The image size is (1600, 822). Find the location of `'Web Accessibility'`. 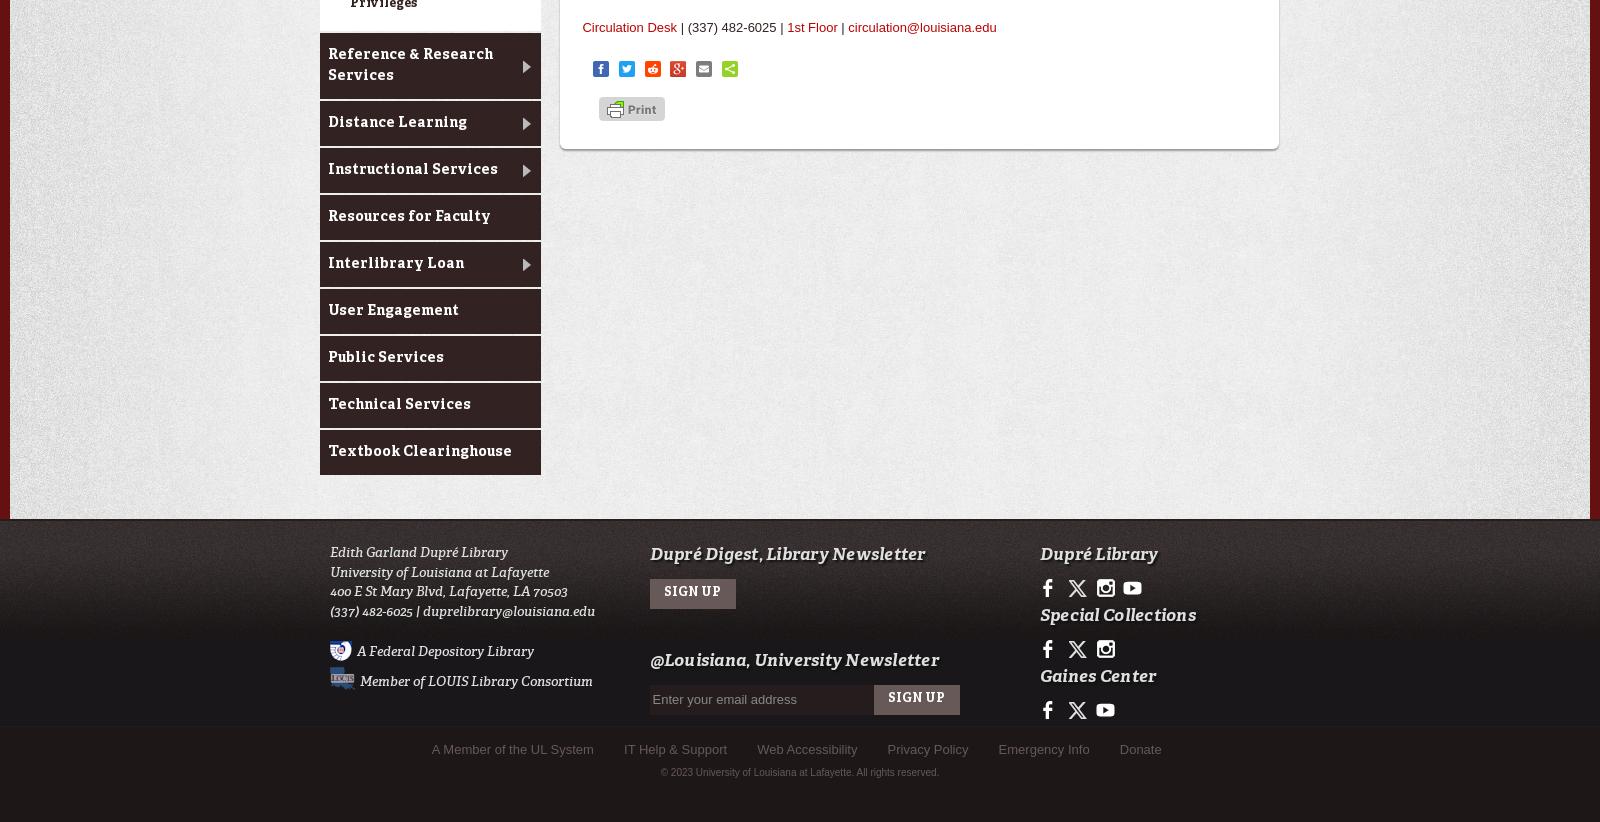

'Web Accessibility' is located at coordinates (806, 747).